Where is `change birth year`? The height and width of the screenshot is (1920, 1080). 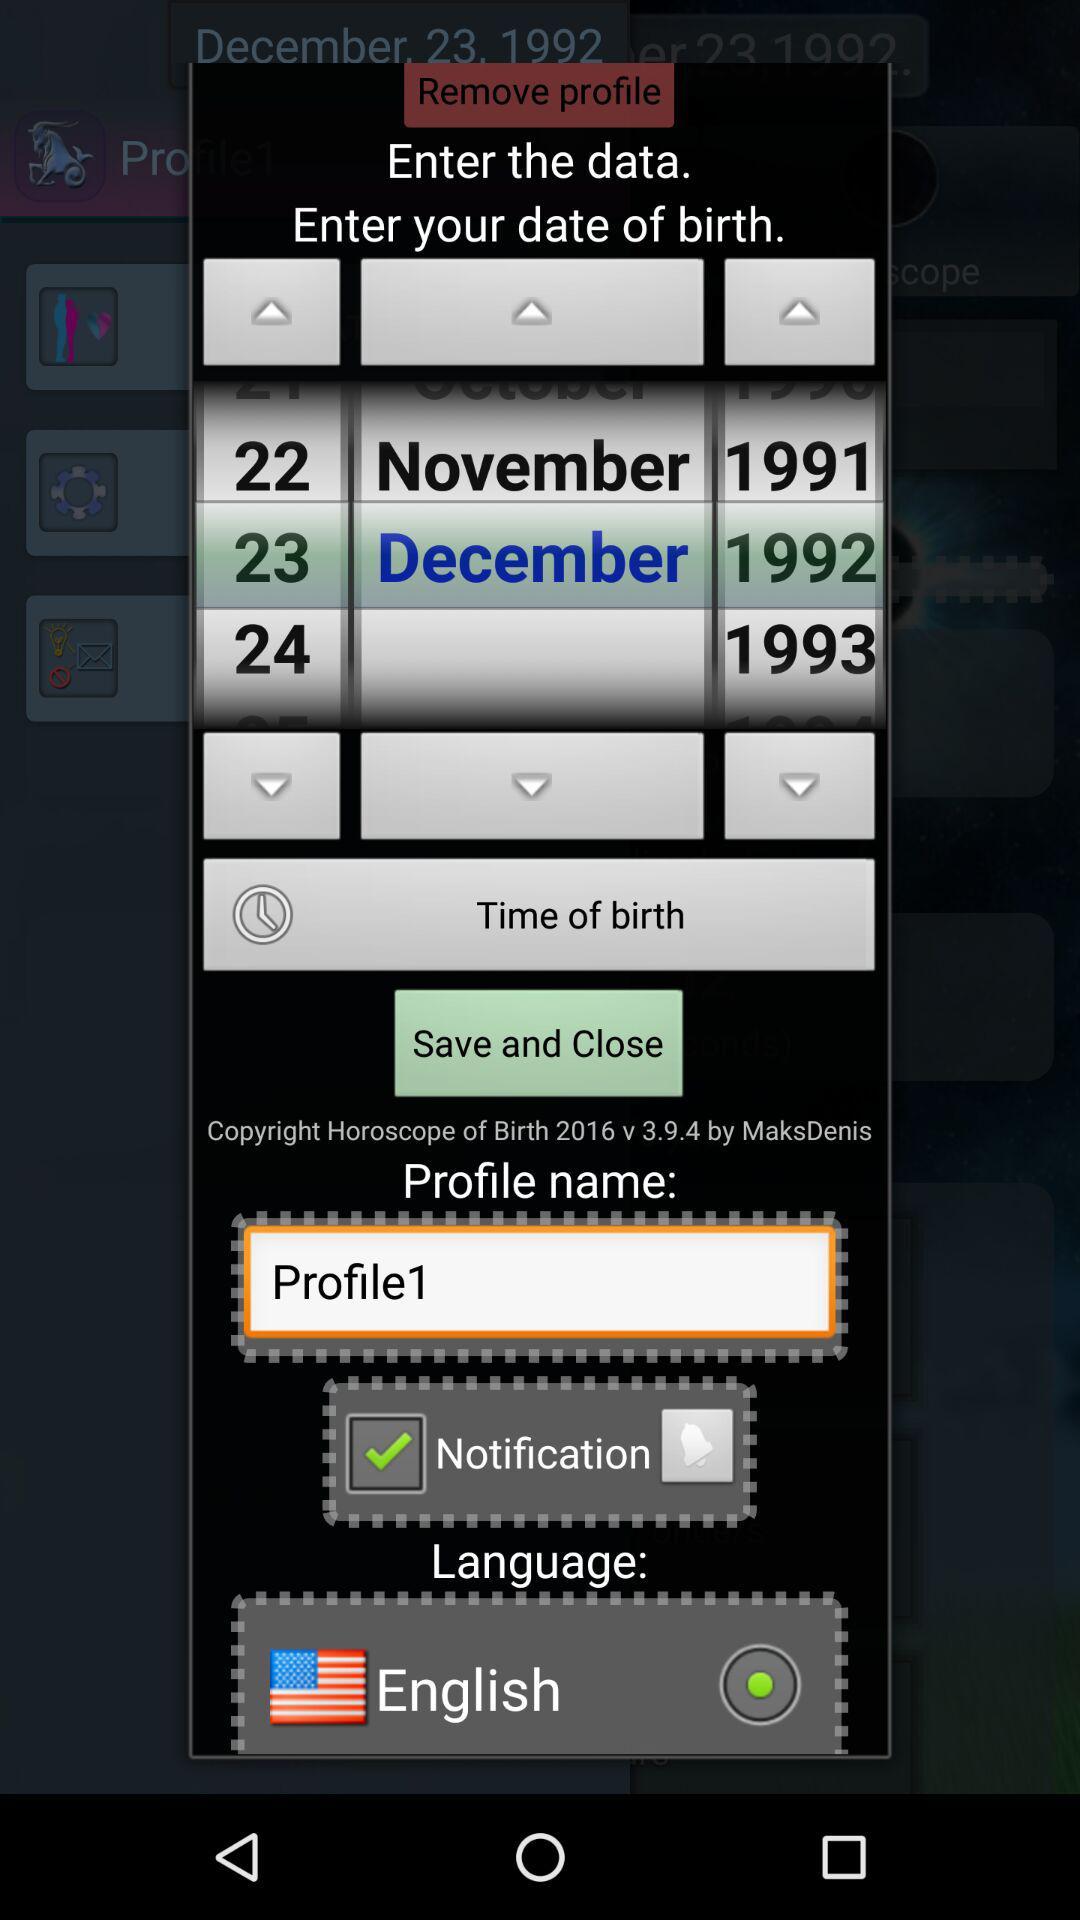
change birth year is located at coordinates (799, 316).